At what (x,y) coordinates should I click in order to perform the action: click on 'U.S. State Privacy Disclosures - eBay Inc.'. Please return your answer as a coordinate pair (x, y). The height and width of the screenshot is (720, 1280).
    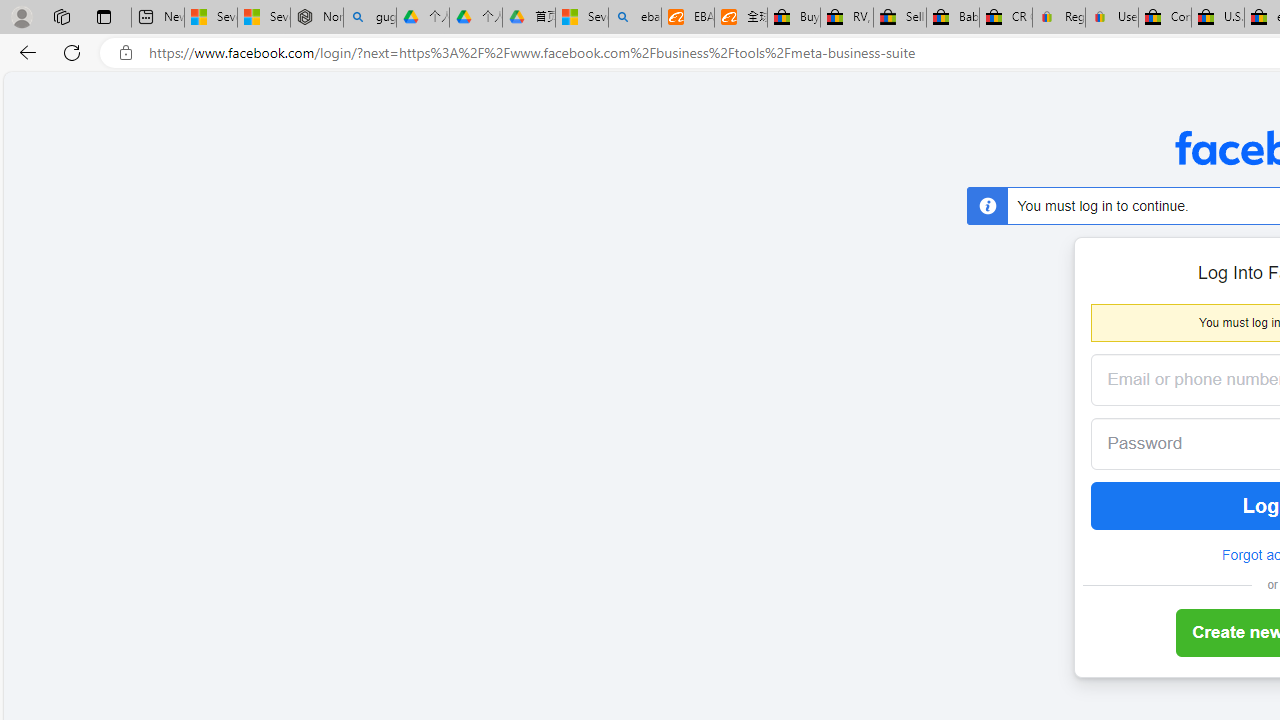
    Looking at the image, I should click on (1216, 17).